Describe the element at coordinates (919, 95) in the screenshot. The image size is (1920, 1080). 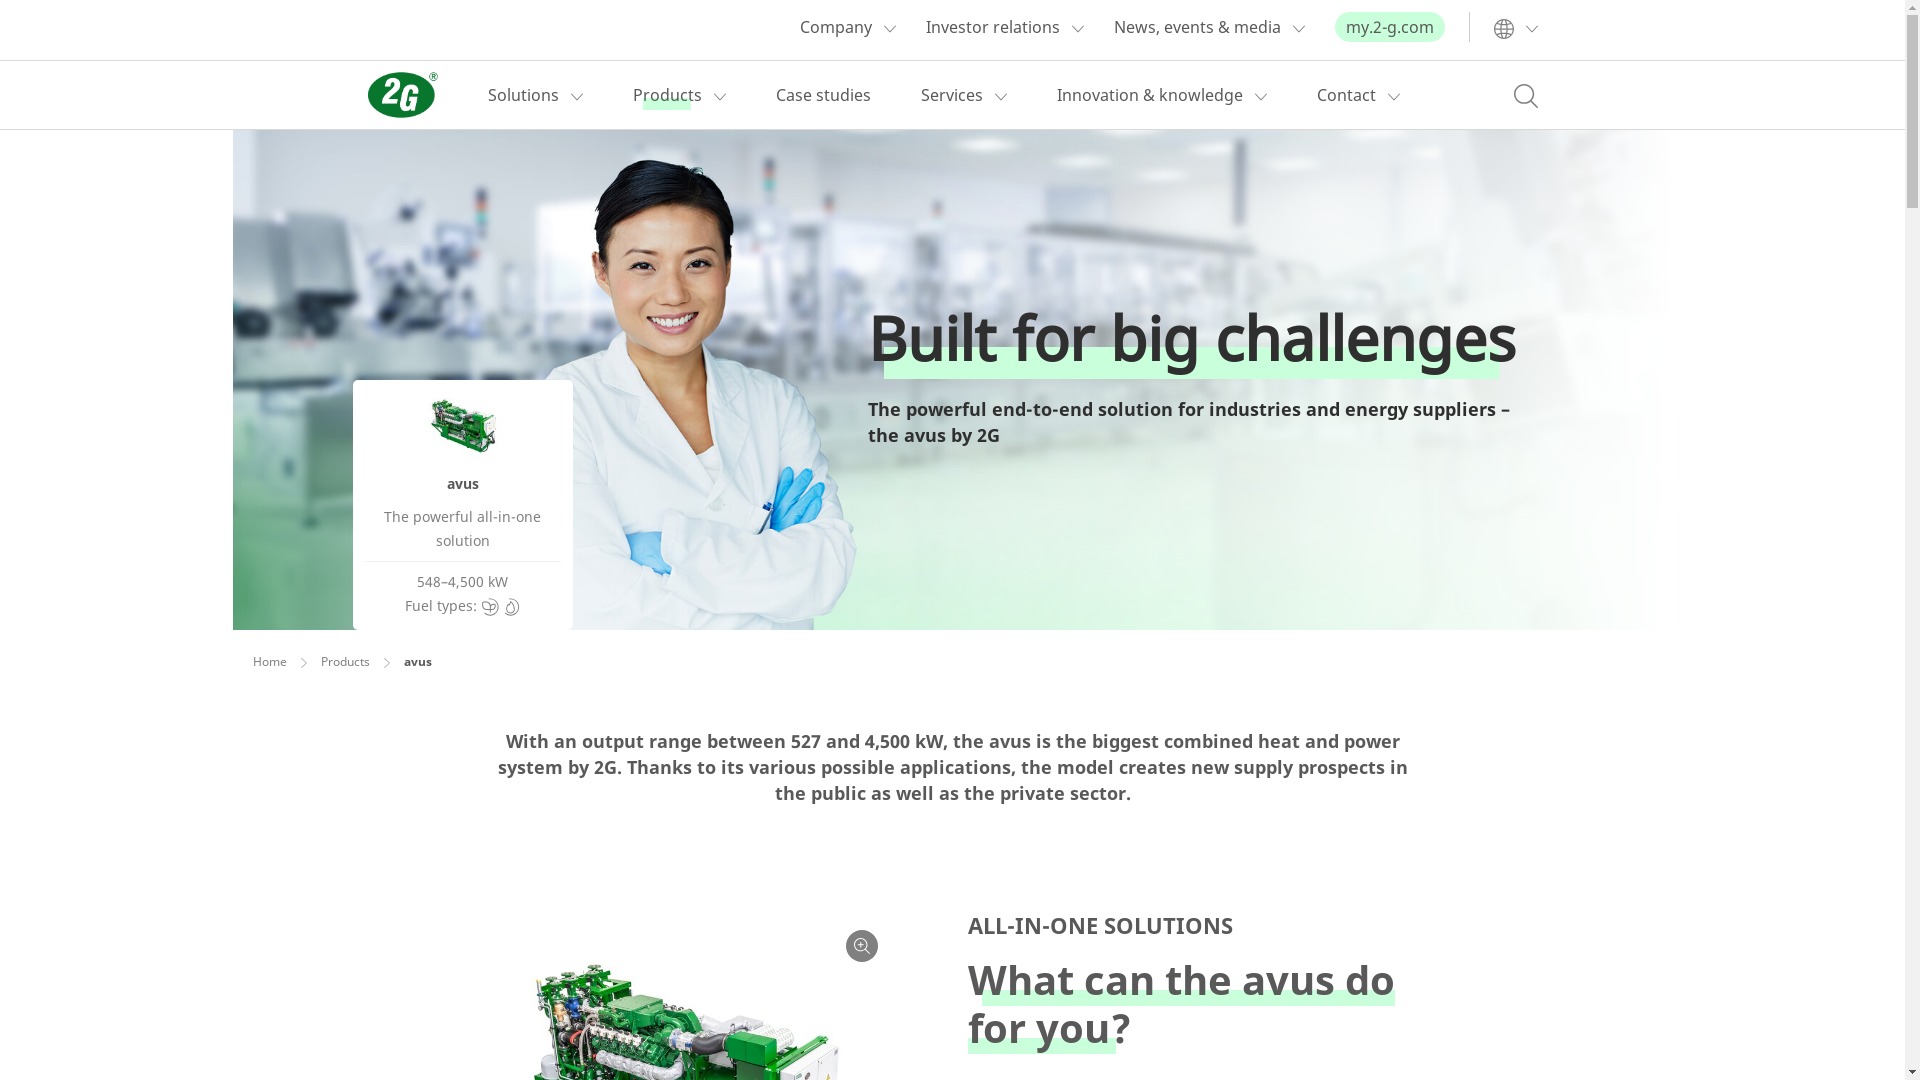
I see `'Services'` at that location.